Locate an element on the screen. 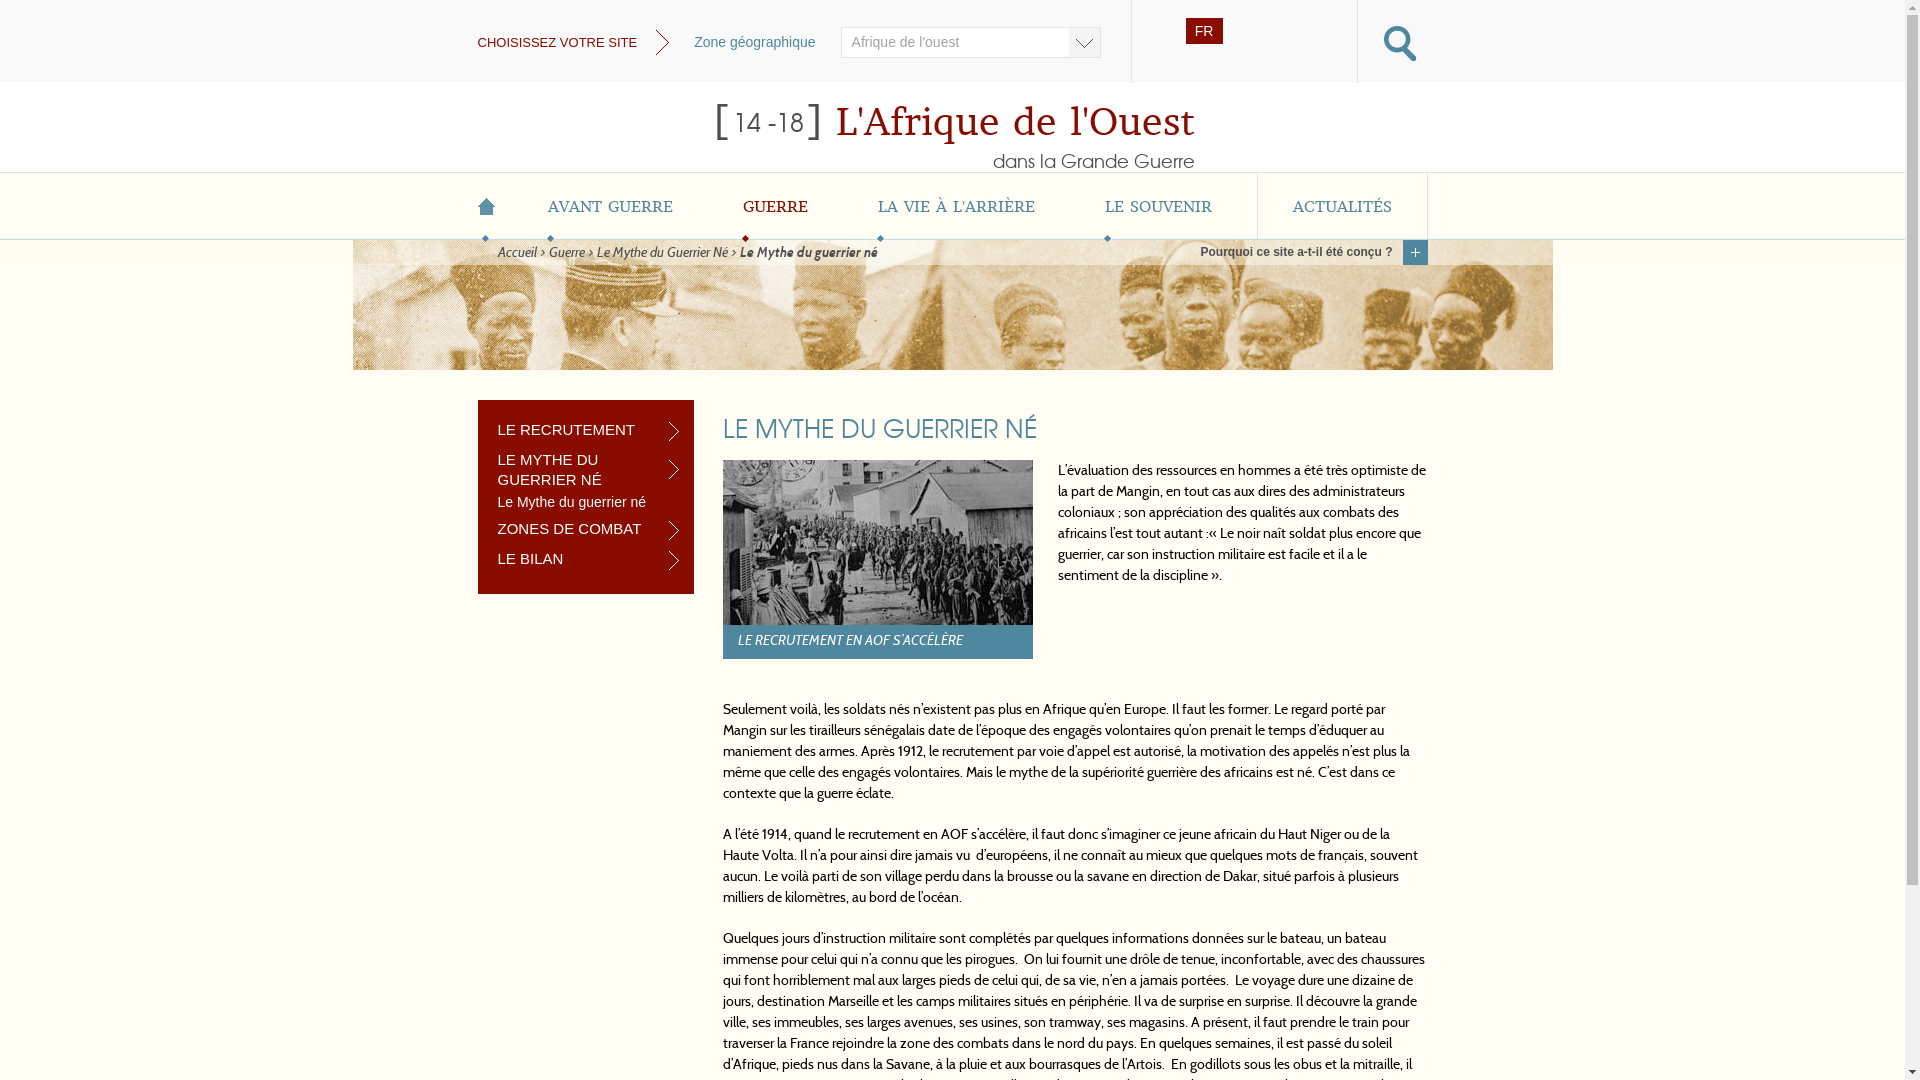 The width and height of the screenshot is (1920, 1080). 'ZONES DE COMBAT' is located at coordinates (587, 527).